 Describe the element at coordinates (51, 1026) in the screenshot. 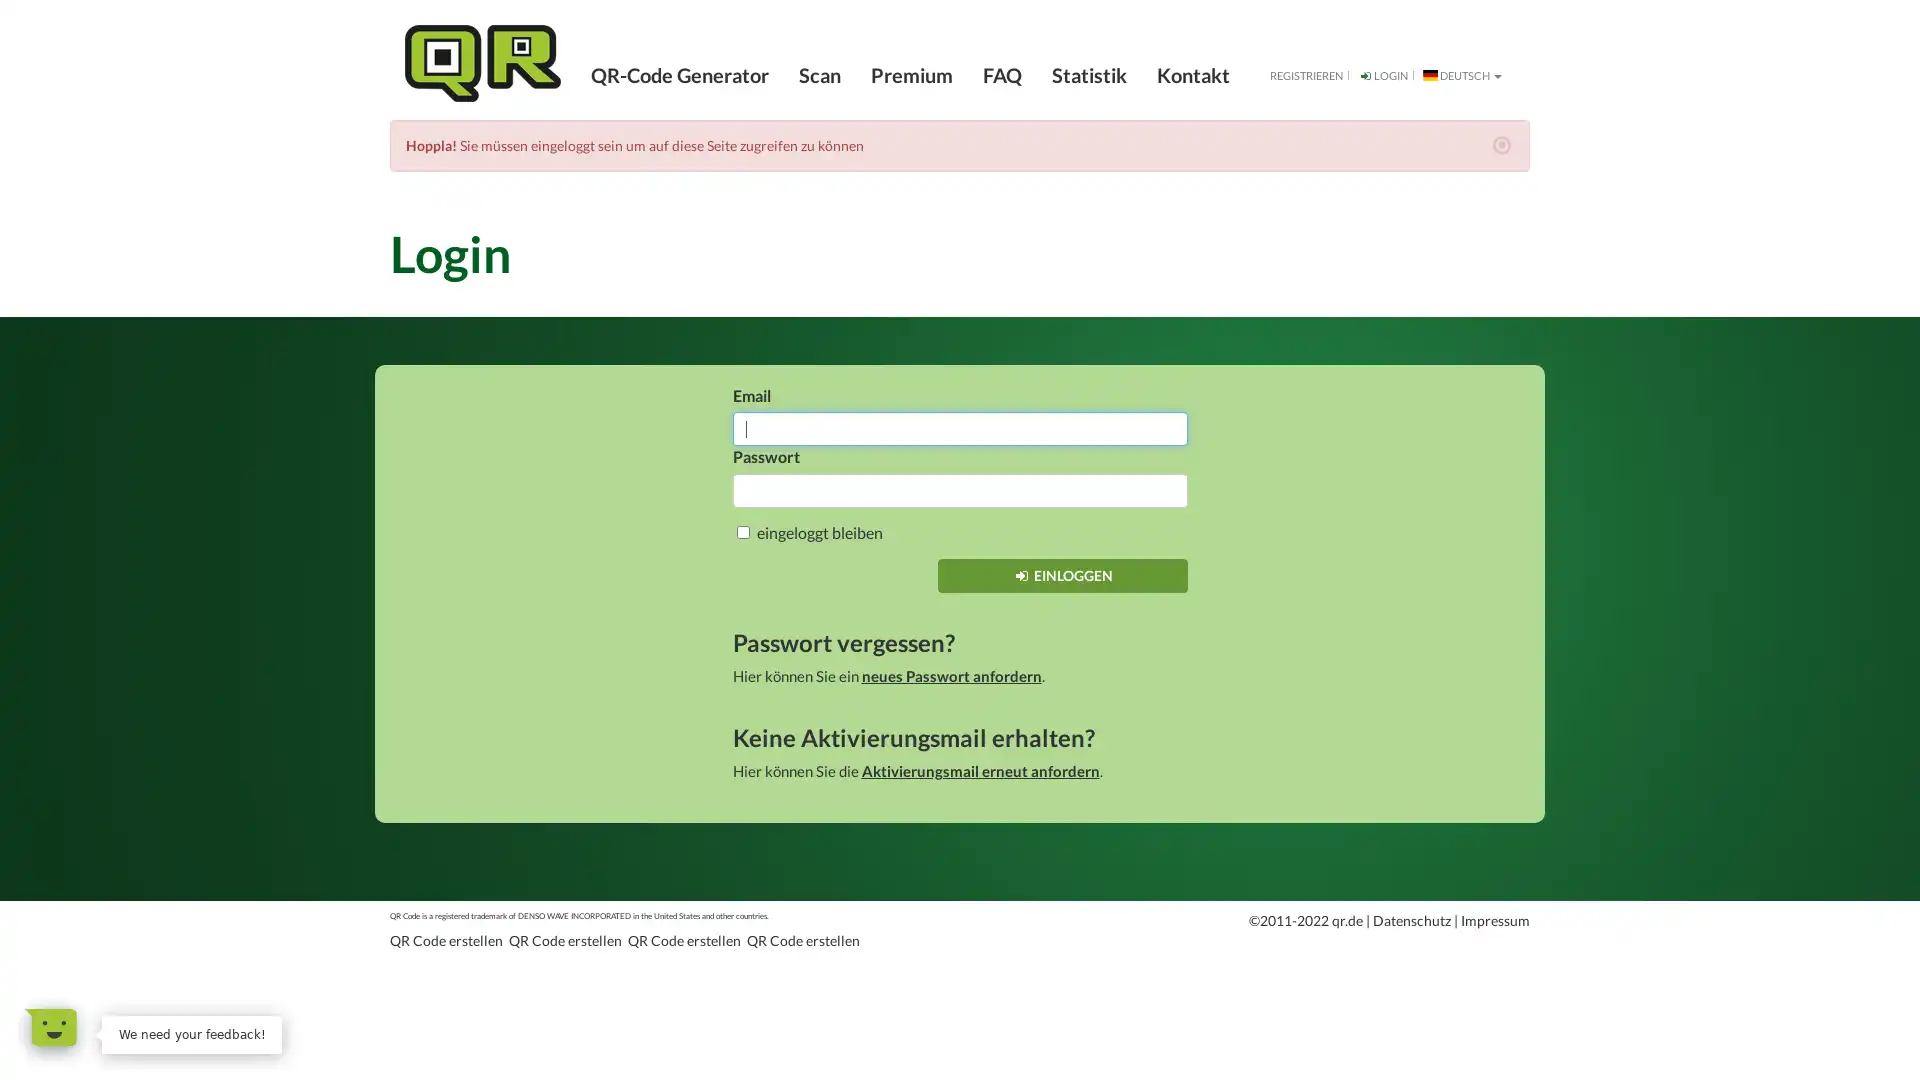

I see `Open` at that location.